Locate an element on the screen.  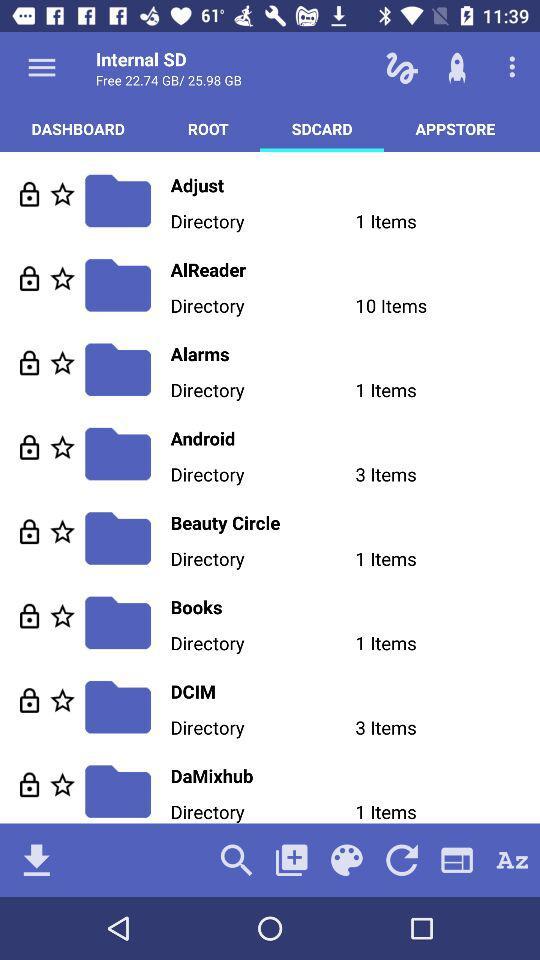
bookmark elements so they are easier to find when needed is located at coordinates (62, 194).